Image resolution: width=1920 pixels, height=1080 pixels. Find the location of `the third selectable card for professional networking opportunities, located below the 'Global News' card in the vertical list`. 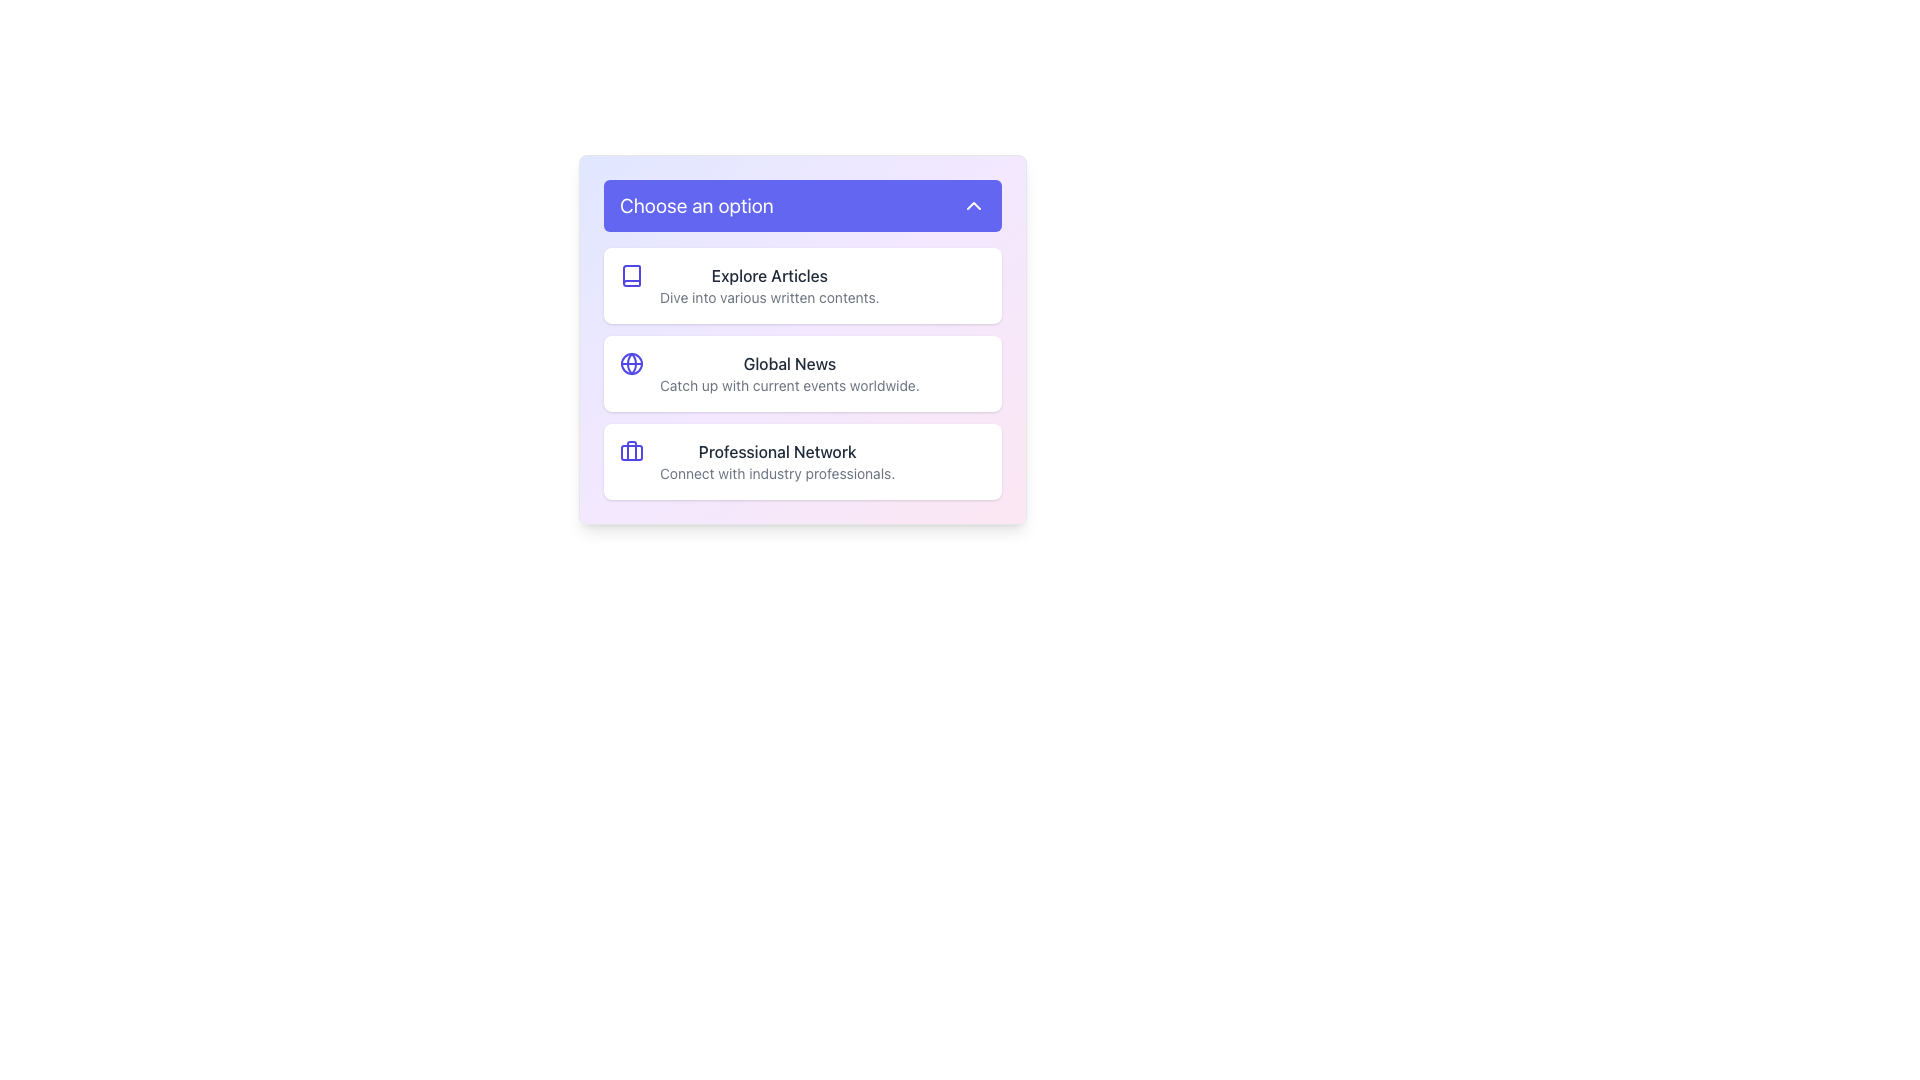

the third selectable card for professional networking opportunities, located below the 'Global News' card in the vertical list is located at coordinates (802, 462).